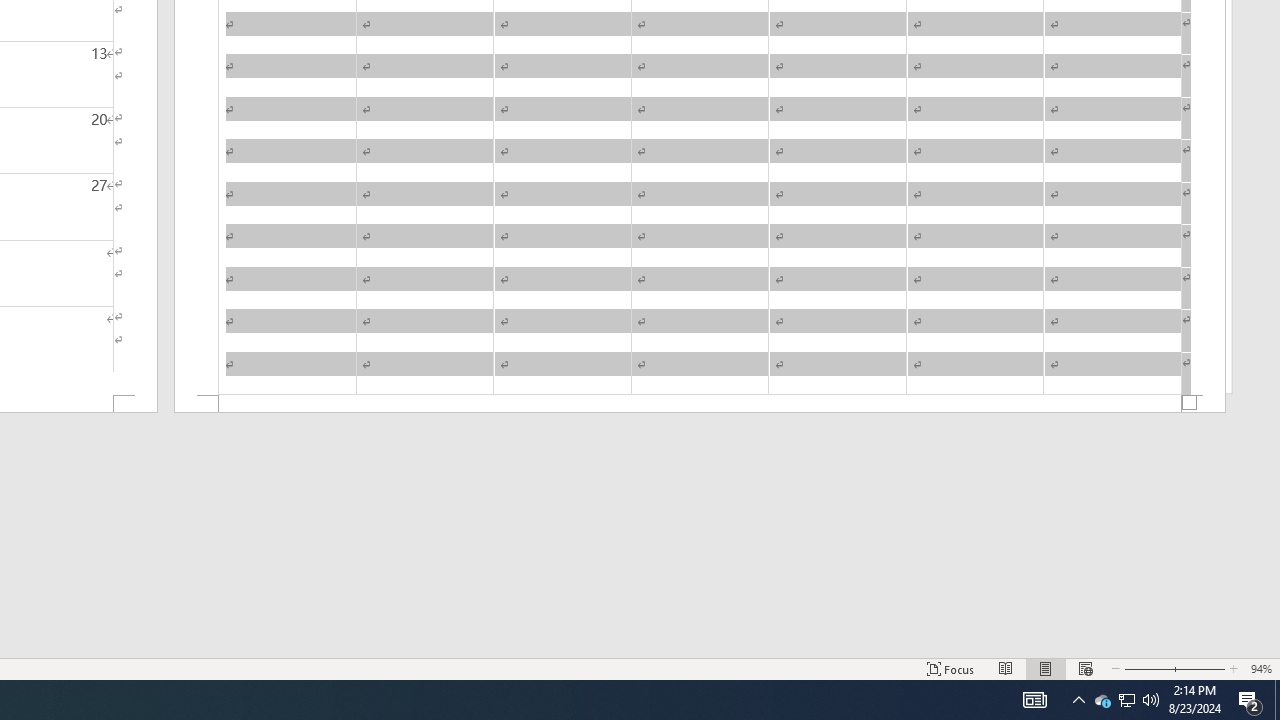 The image size is (1280, 720). What do you see at coordinates (1006, 669) in the screenshot?
I see `'Read Mode'` at bounding box center [1006, 669].